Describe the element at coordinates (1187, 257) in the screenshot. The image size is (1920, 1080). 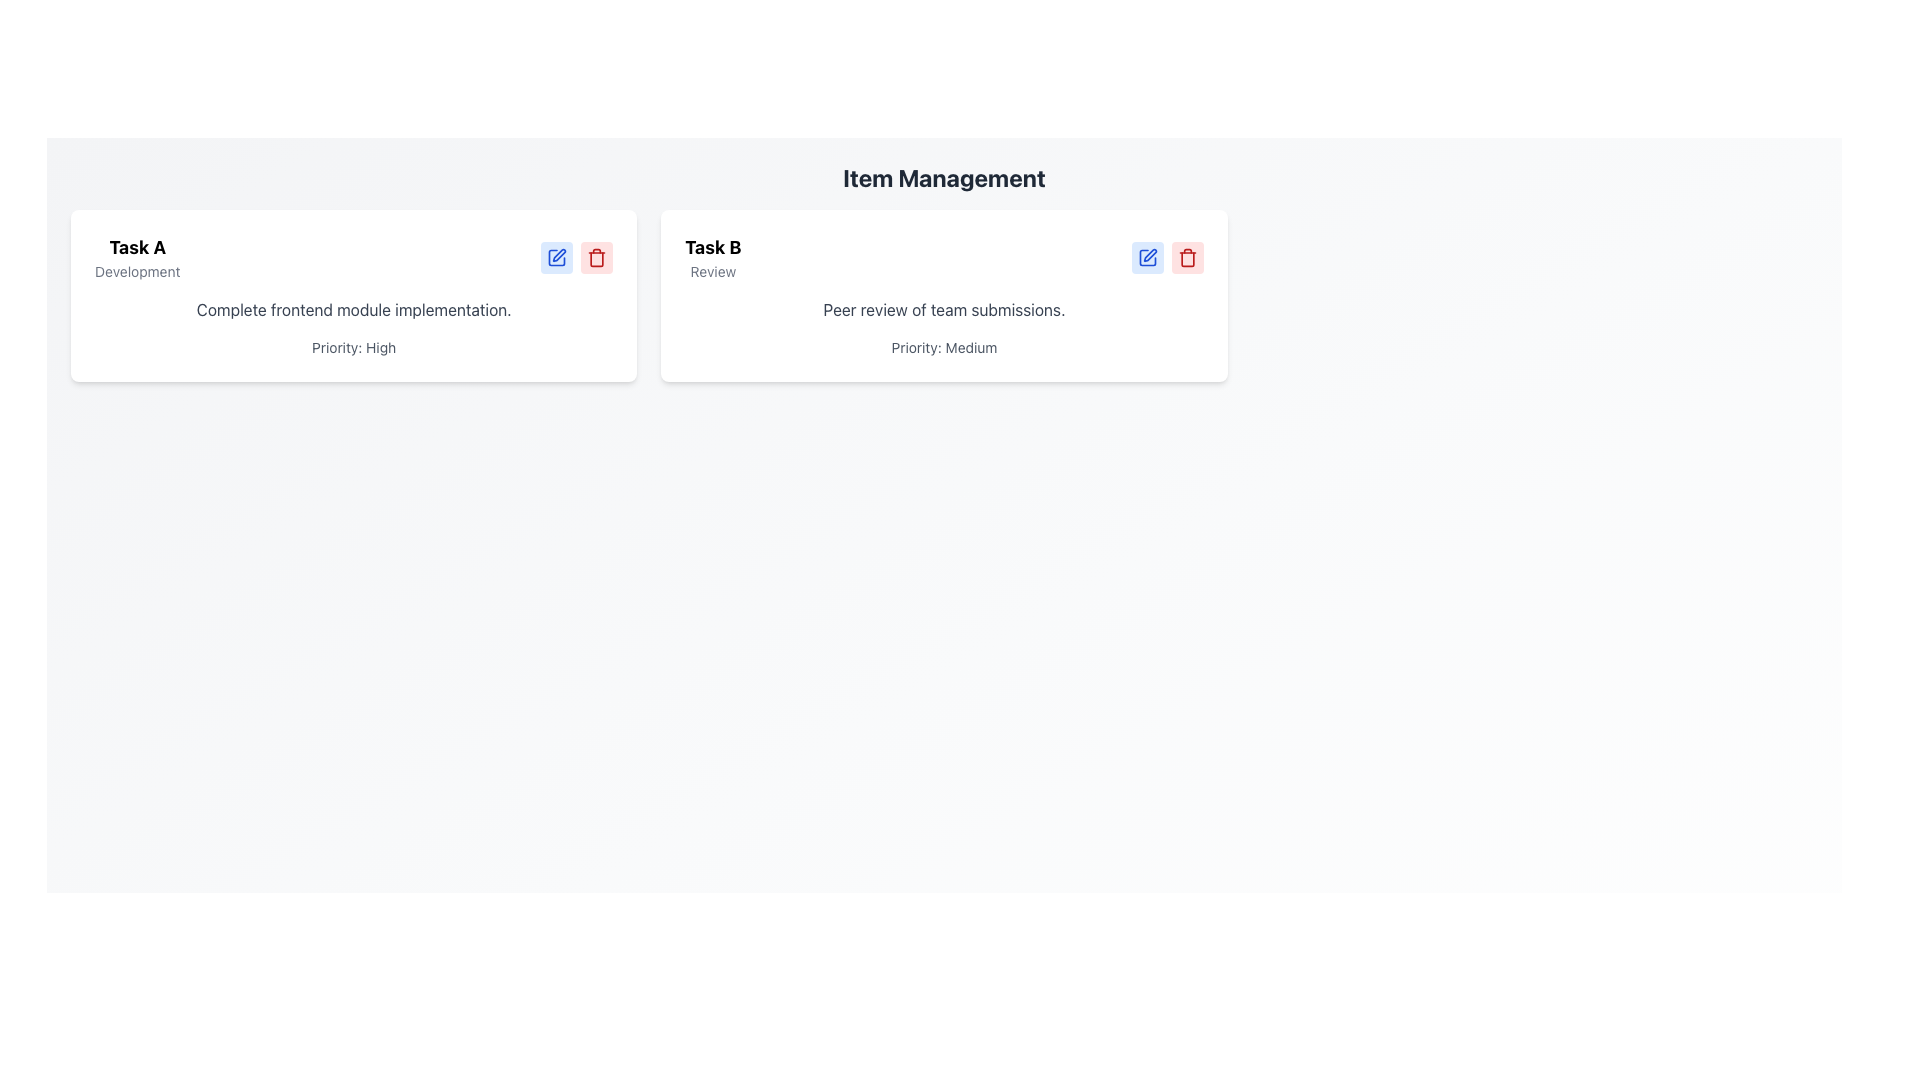
I see `the delete button located at the top-right corner of the Task B card` at that location.